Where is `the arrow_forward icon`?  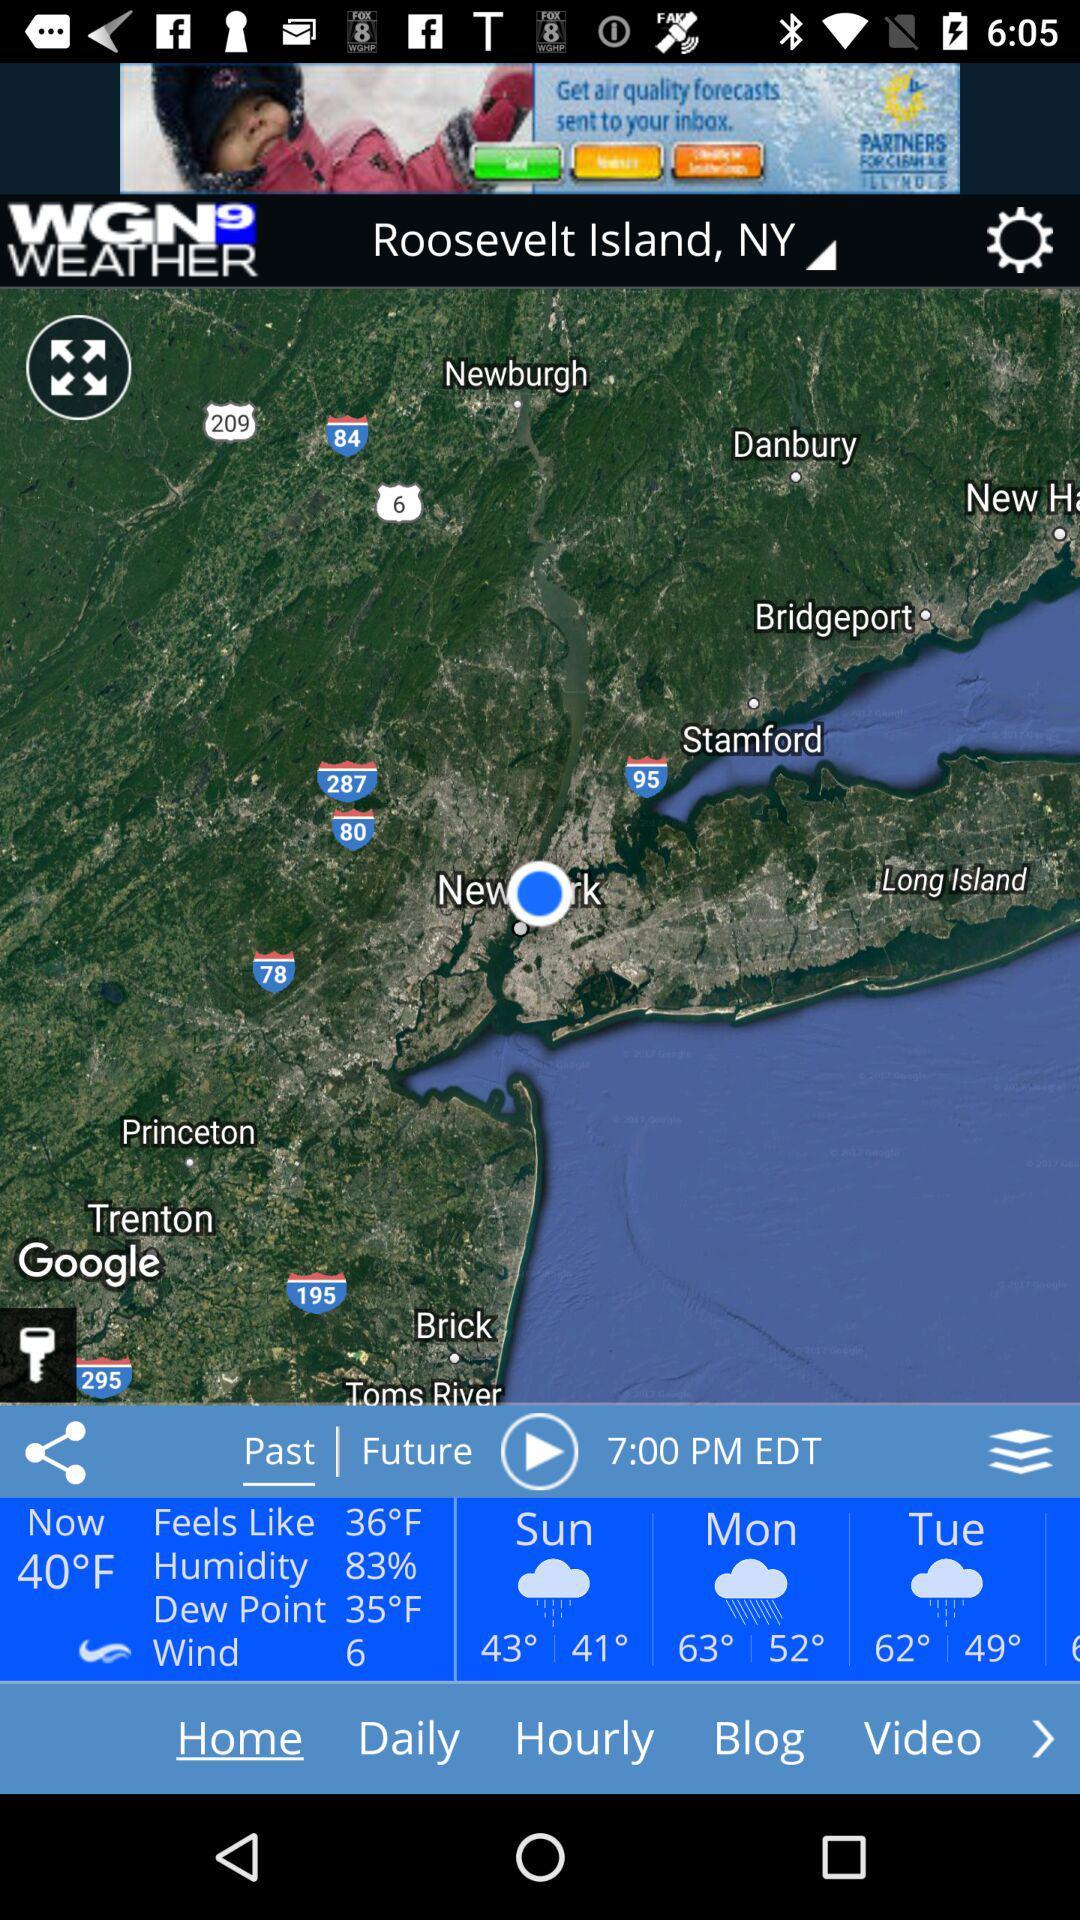 the arrow_forward icon is located at coordinates (1042, 1737).